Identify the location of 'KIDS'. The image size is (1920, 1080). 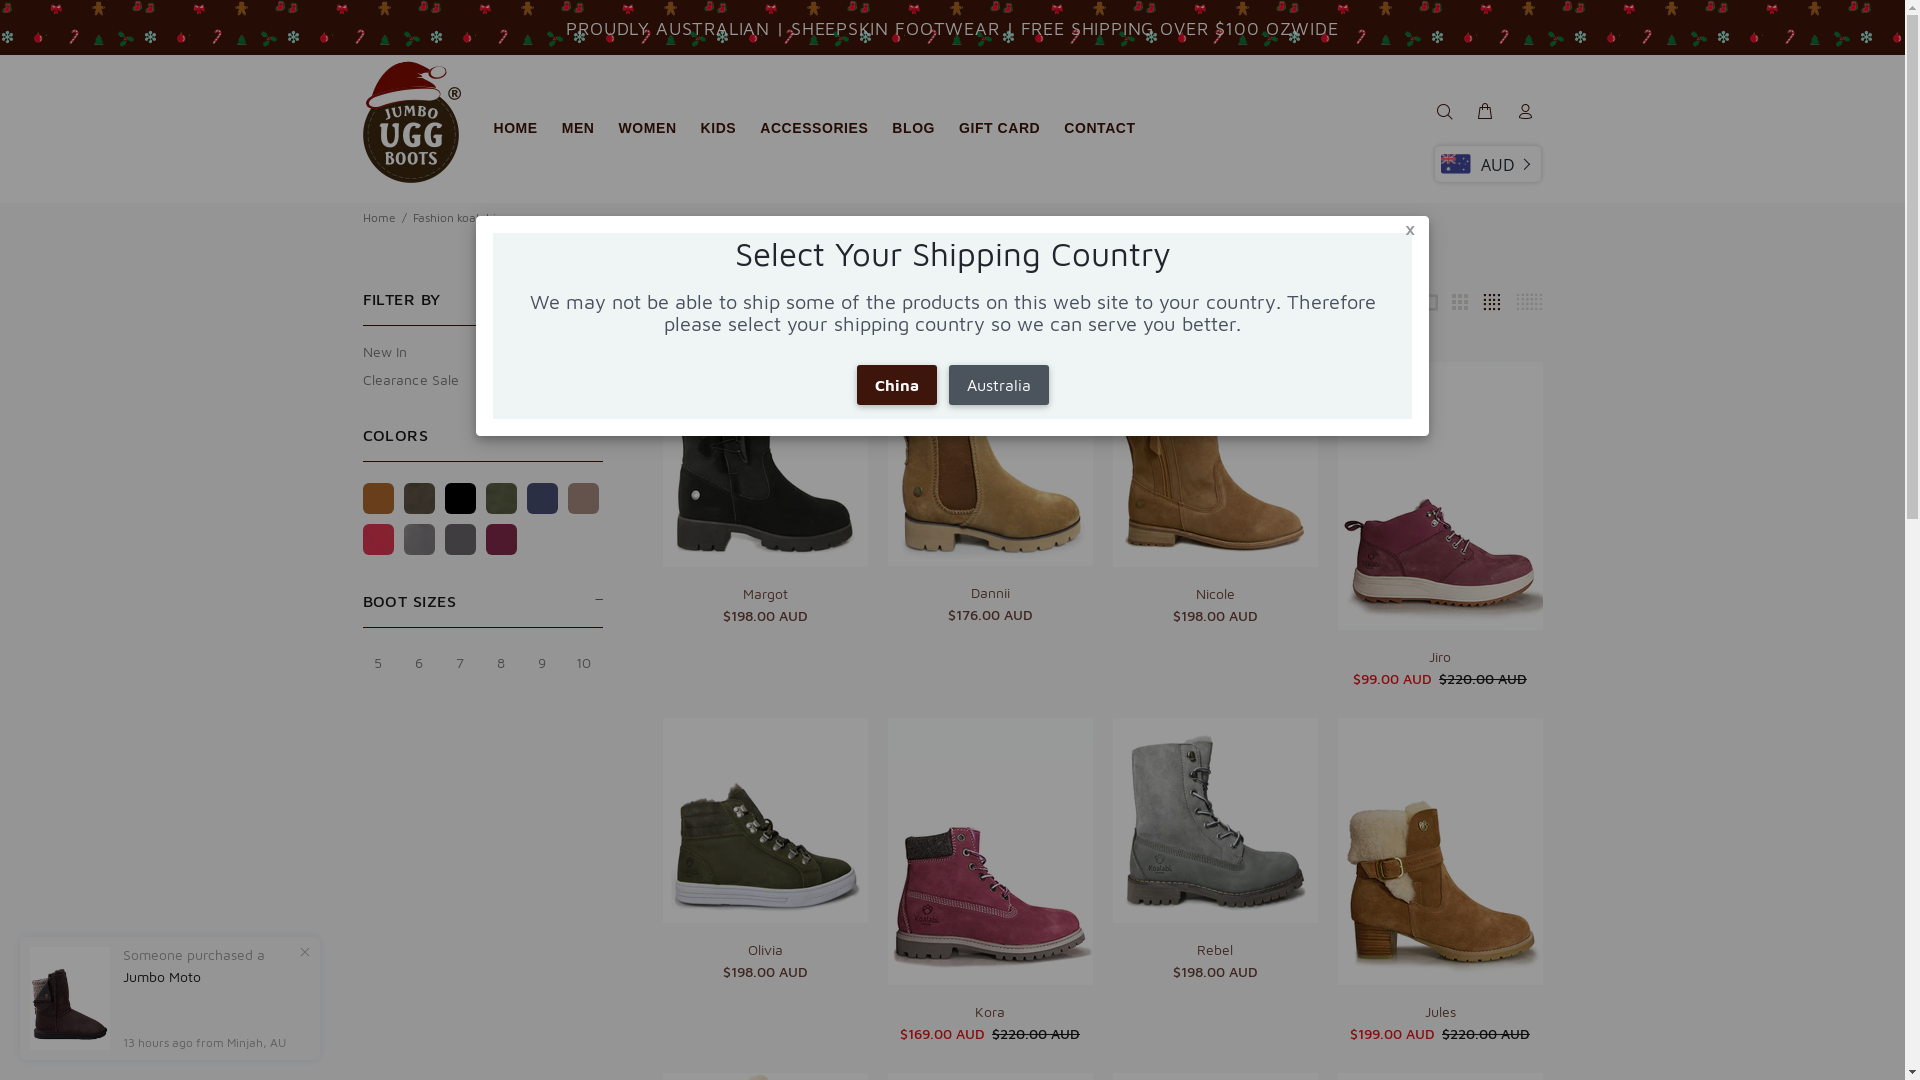
(719, 128).